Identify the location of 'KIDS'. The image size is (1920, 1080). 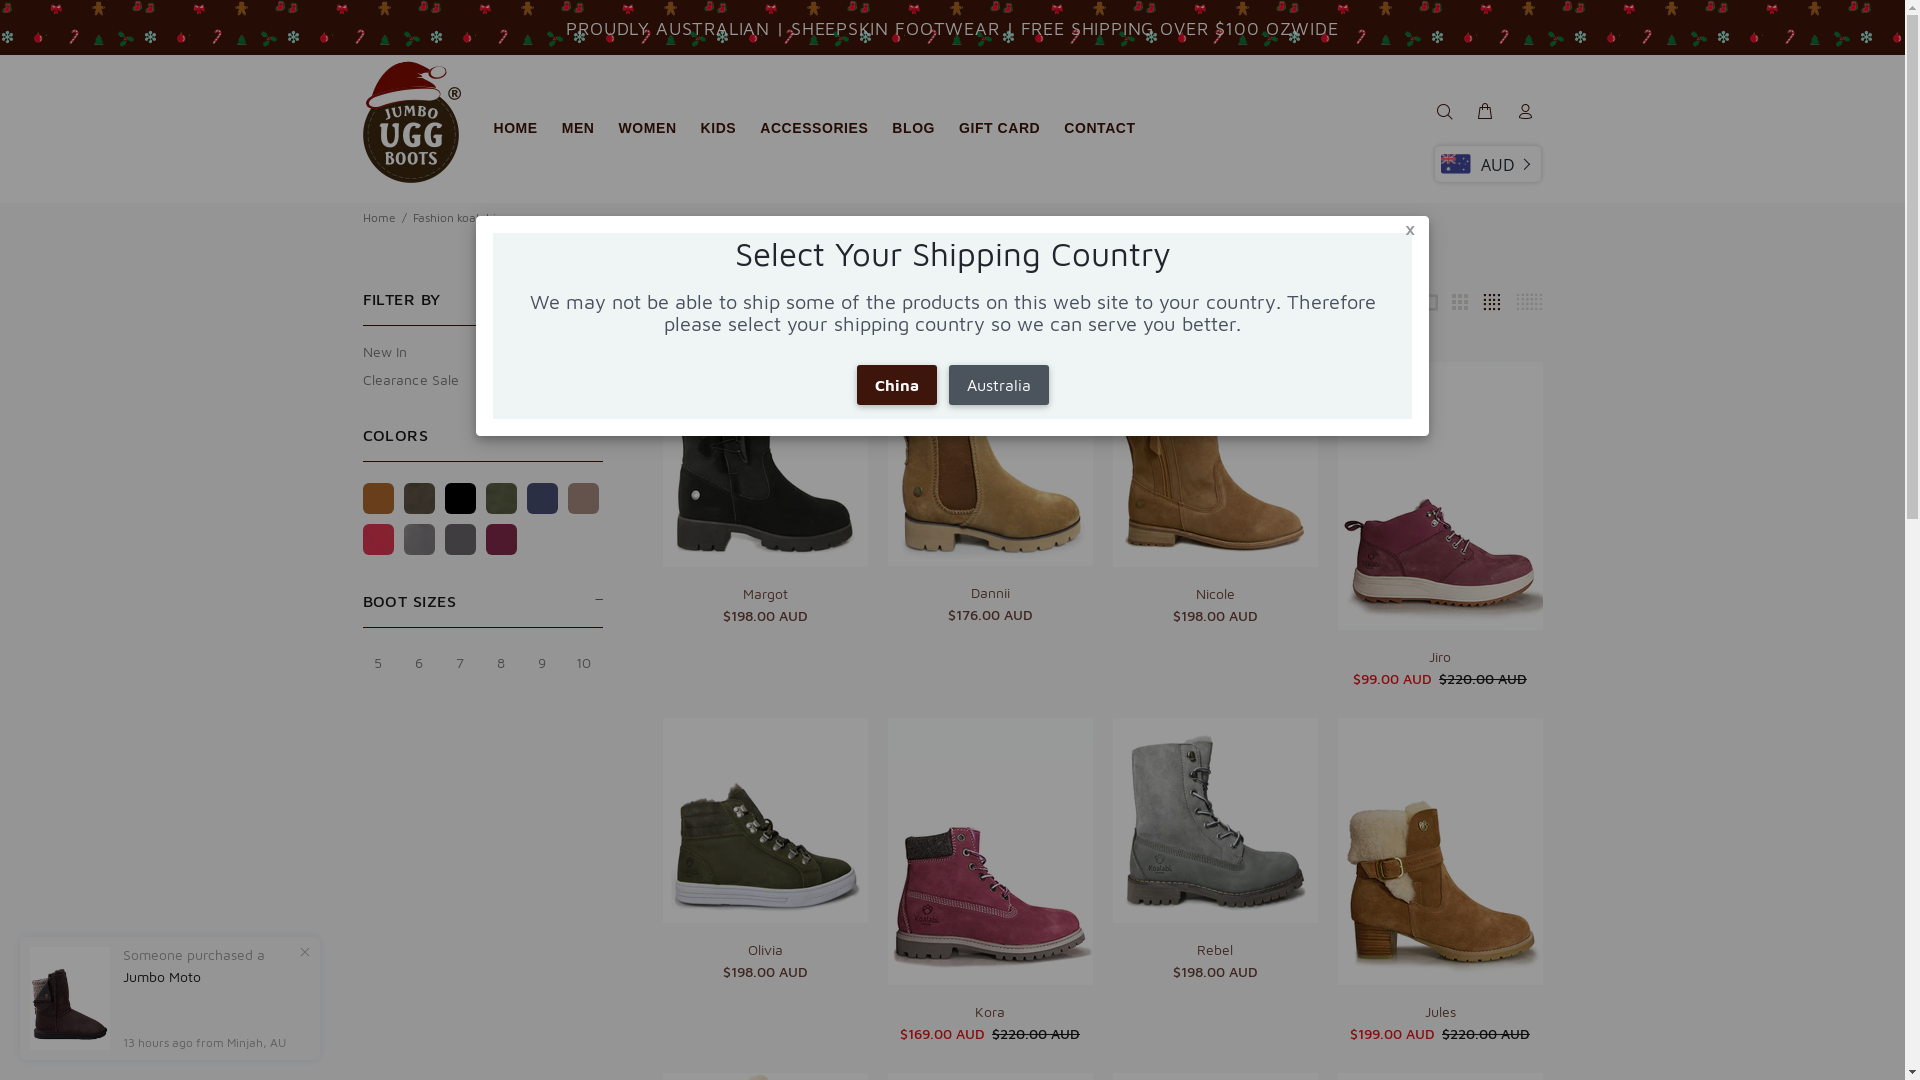
(719, 128).